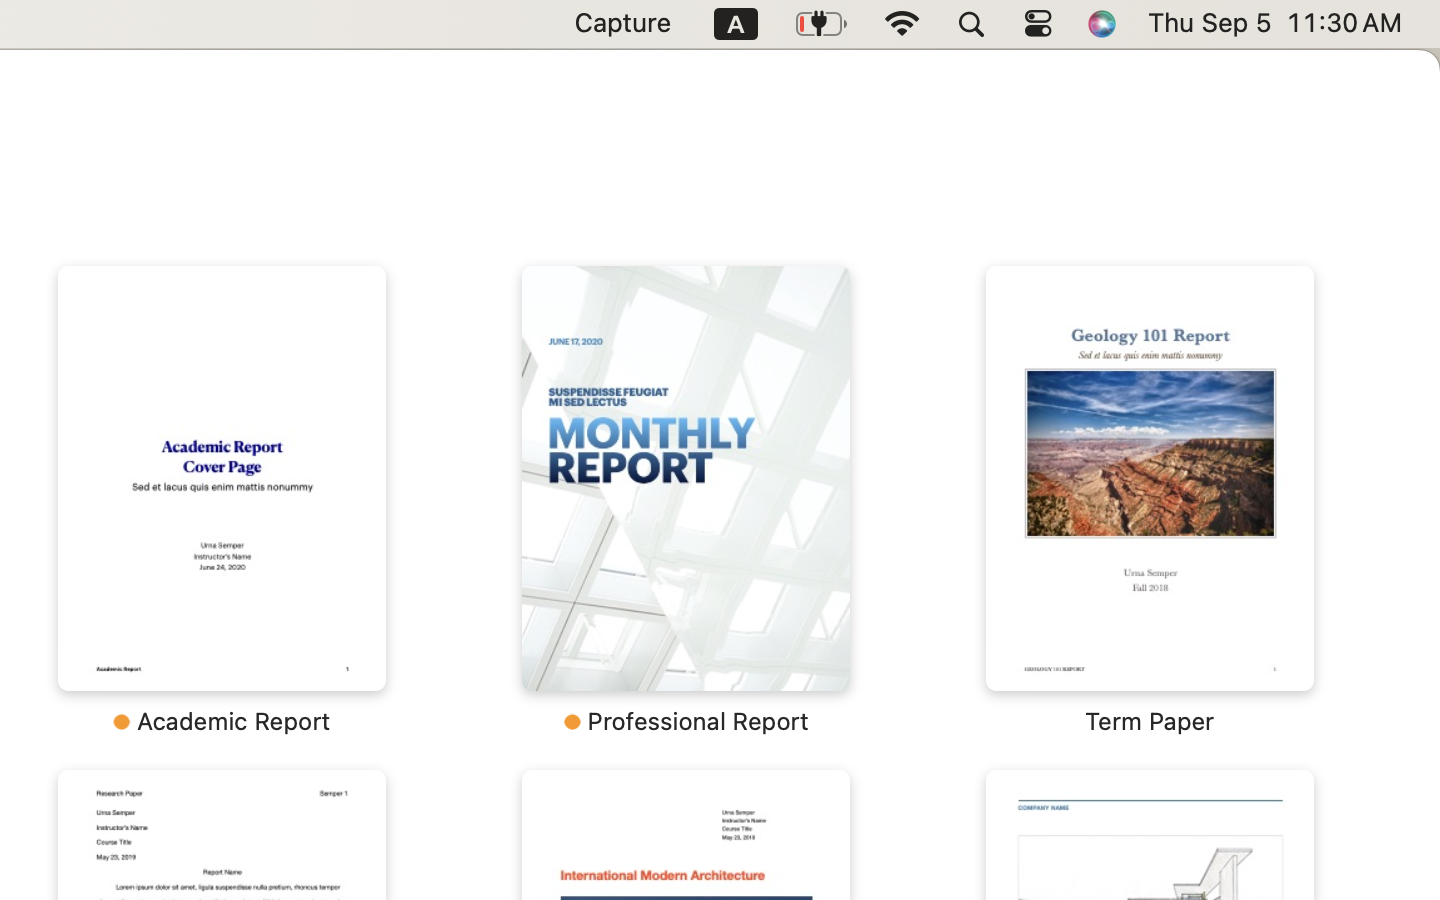 The height and width of the screenshot is (900, 1440). What do you see at coordinates (686, 500) in the screenshot?
I see `'‎￼ ⁨Professional Report⁩'` at bounding box center [686, 500].